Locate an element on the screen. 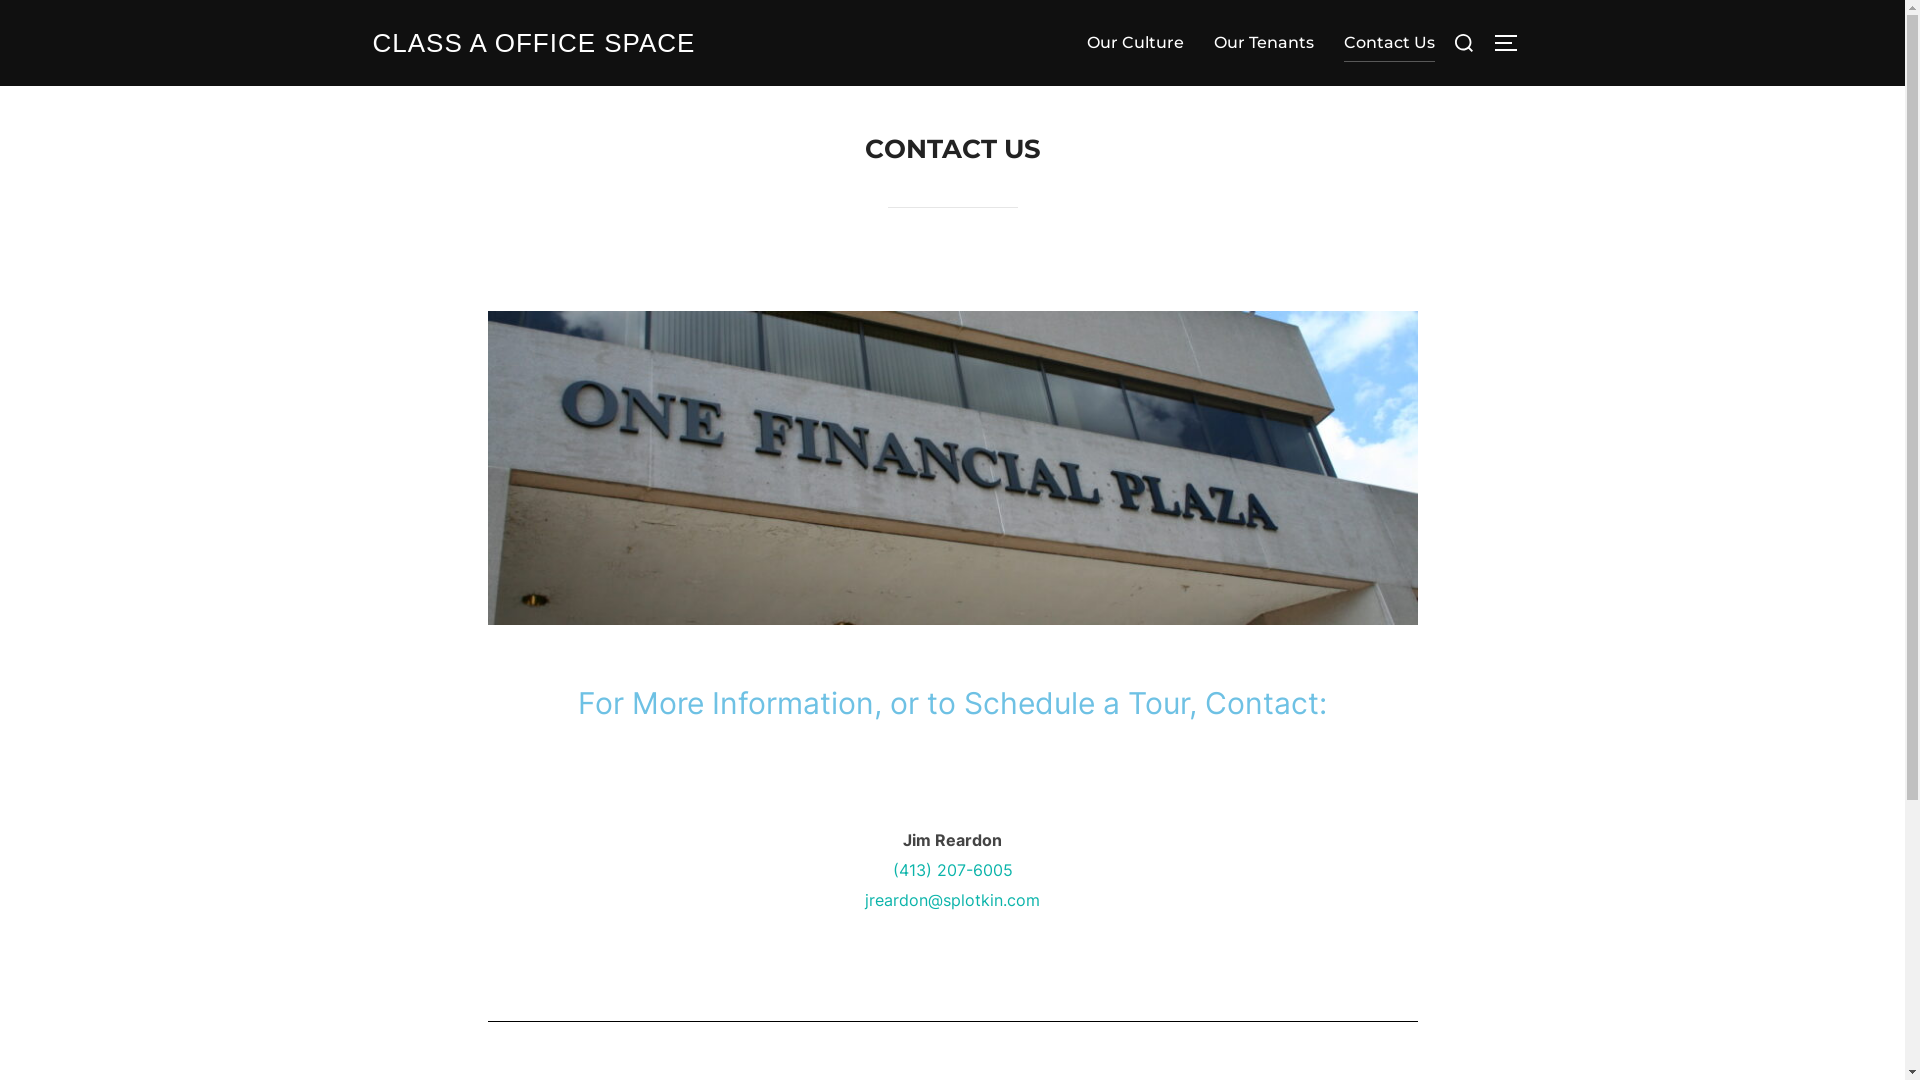 The height and width of the screenshot is (1080, 1920). 'Our Tenants' is located at coordinates (1262, 42).